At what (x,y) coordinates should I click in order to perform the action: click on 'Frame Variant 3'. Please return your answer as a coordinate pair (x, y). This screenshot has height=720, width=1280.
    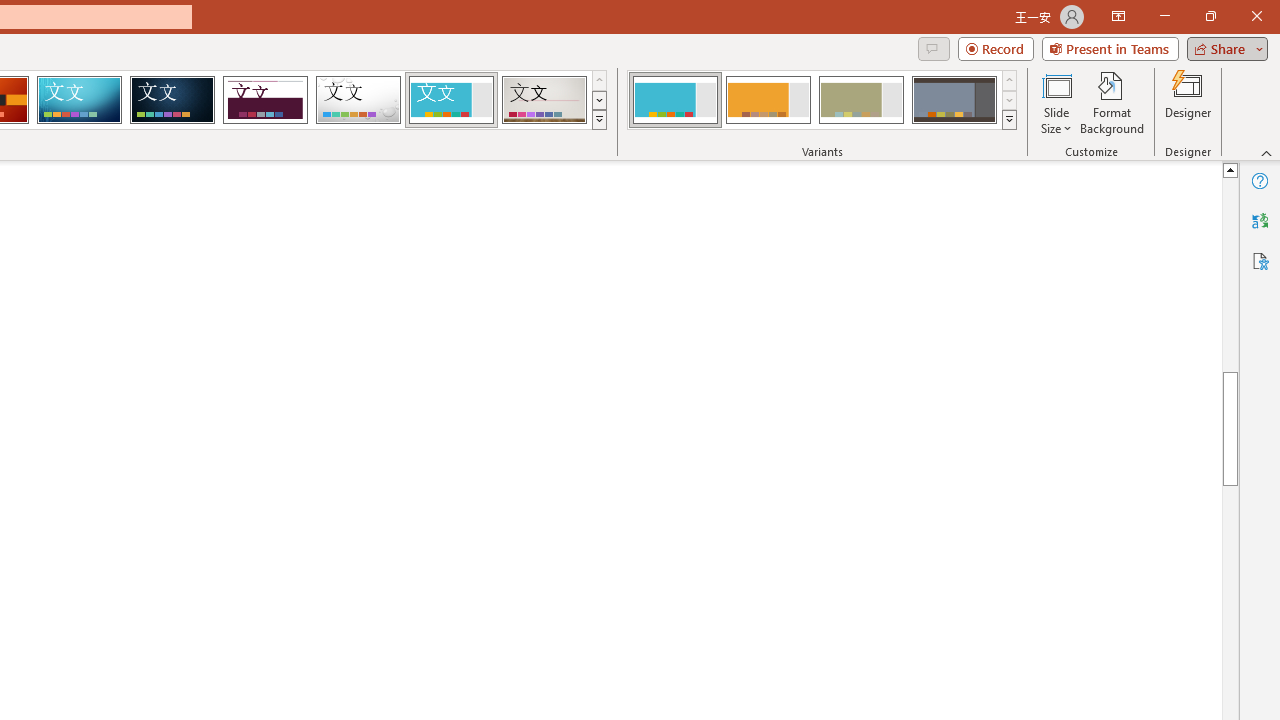
    Looking at the image, I should click on (861, 100).